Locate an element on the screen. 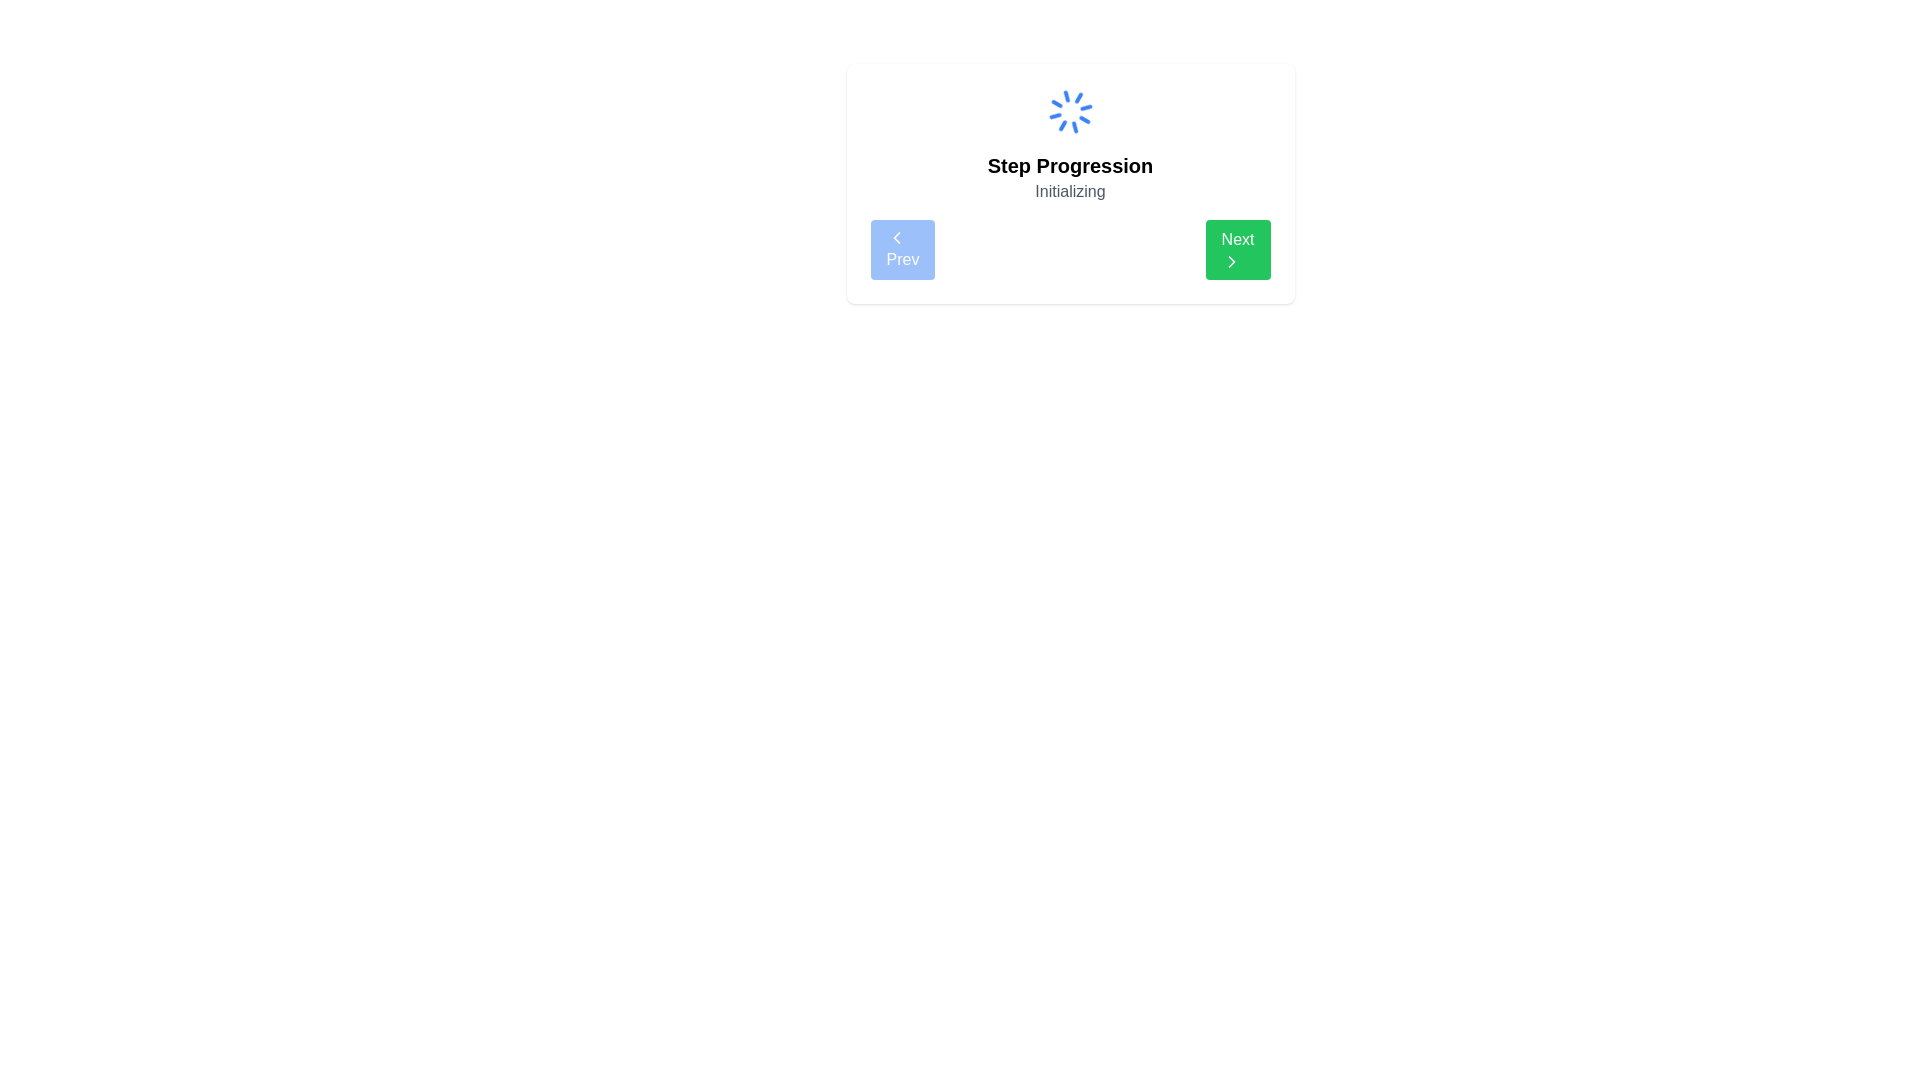  the text label displaying 'Initializing' which is positioned below the 'Step Progression' heading and above the navigation bar is located at coordinates (1069, 192).